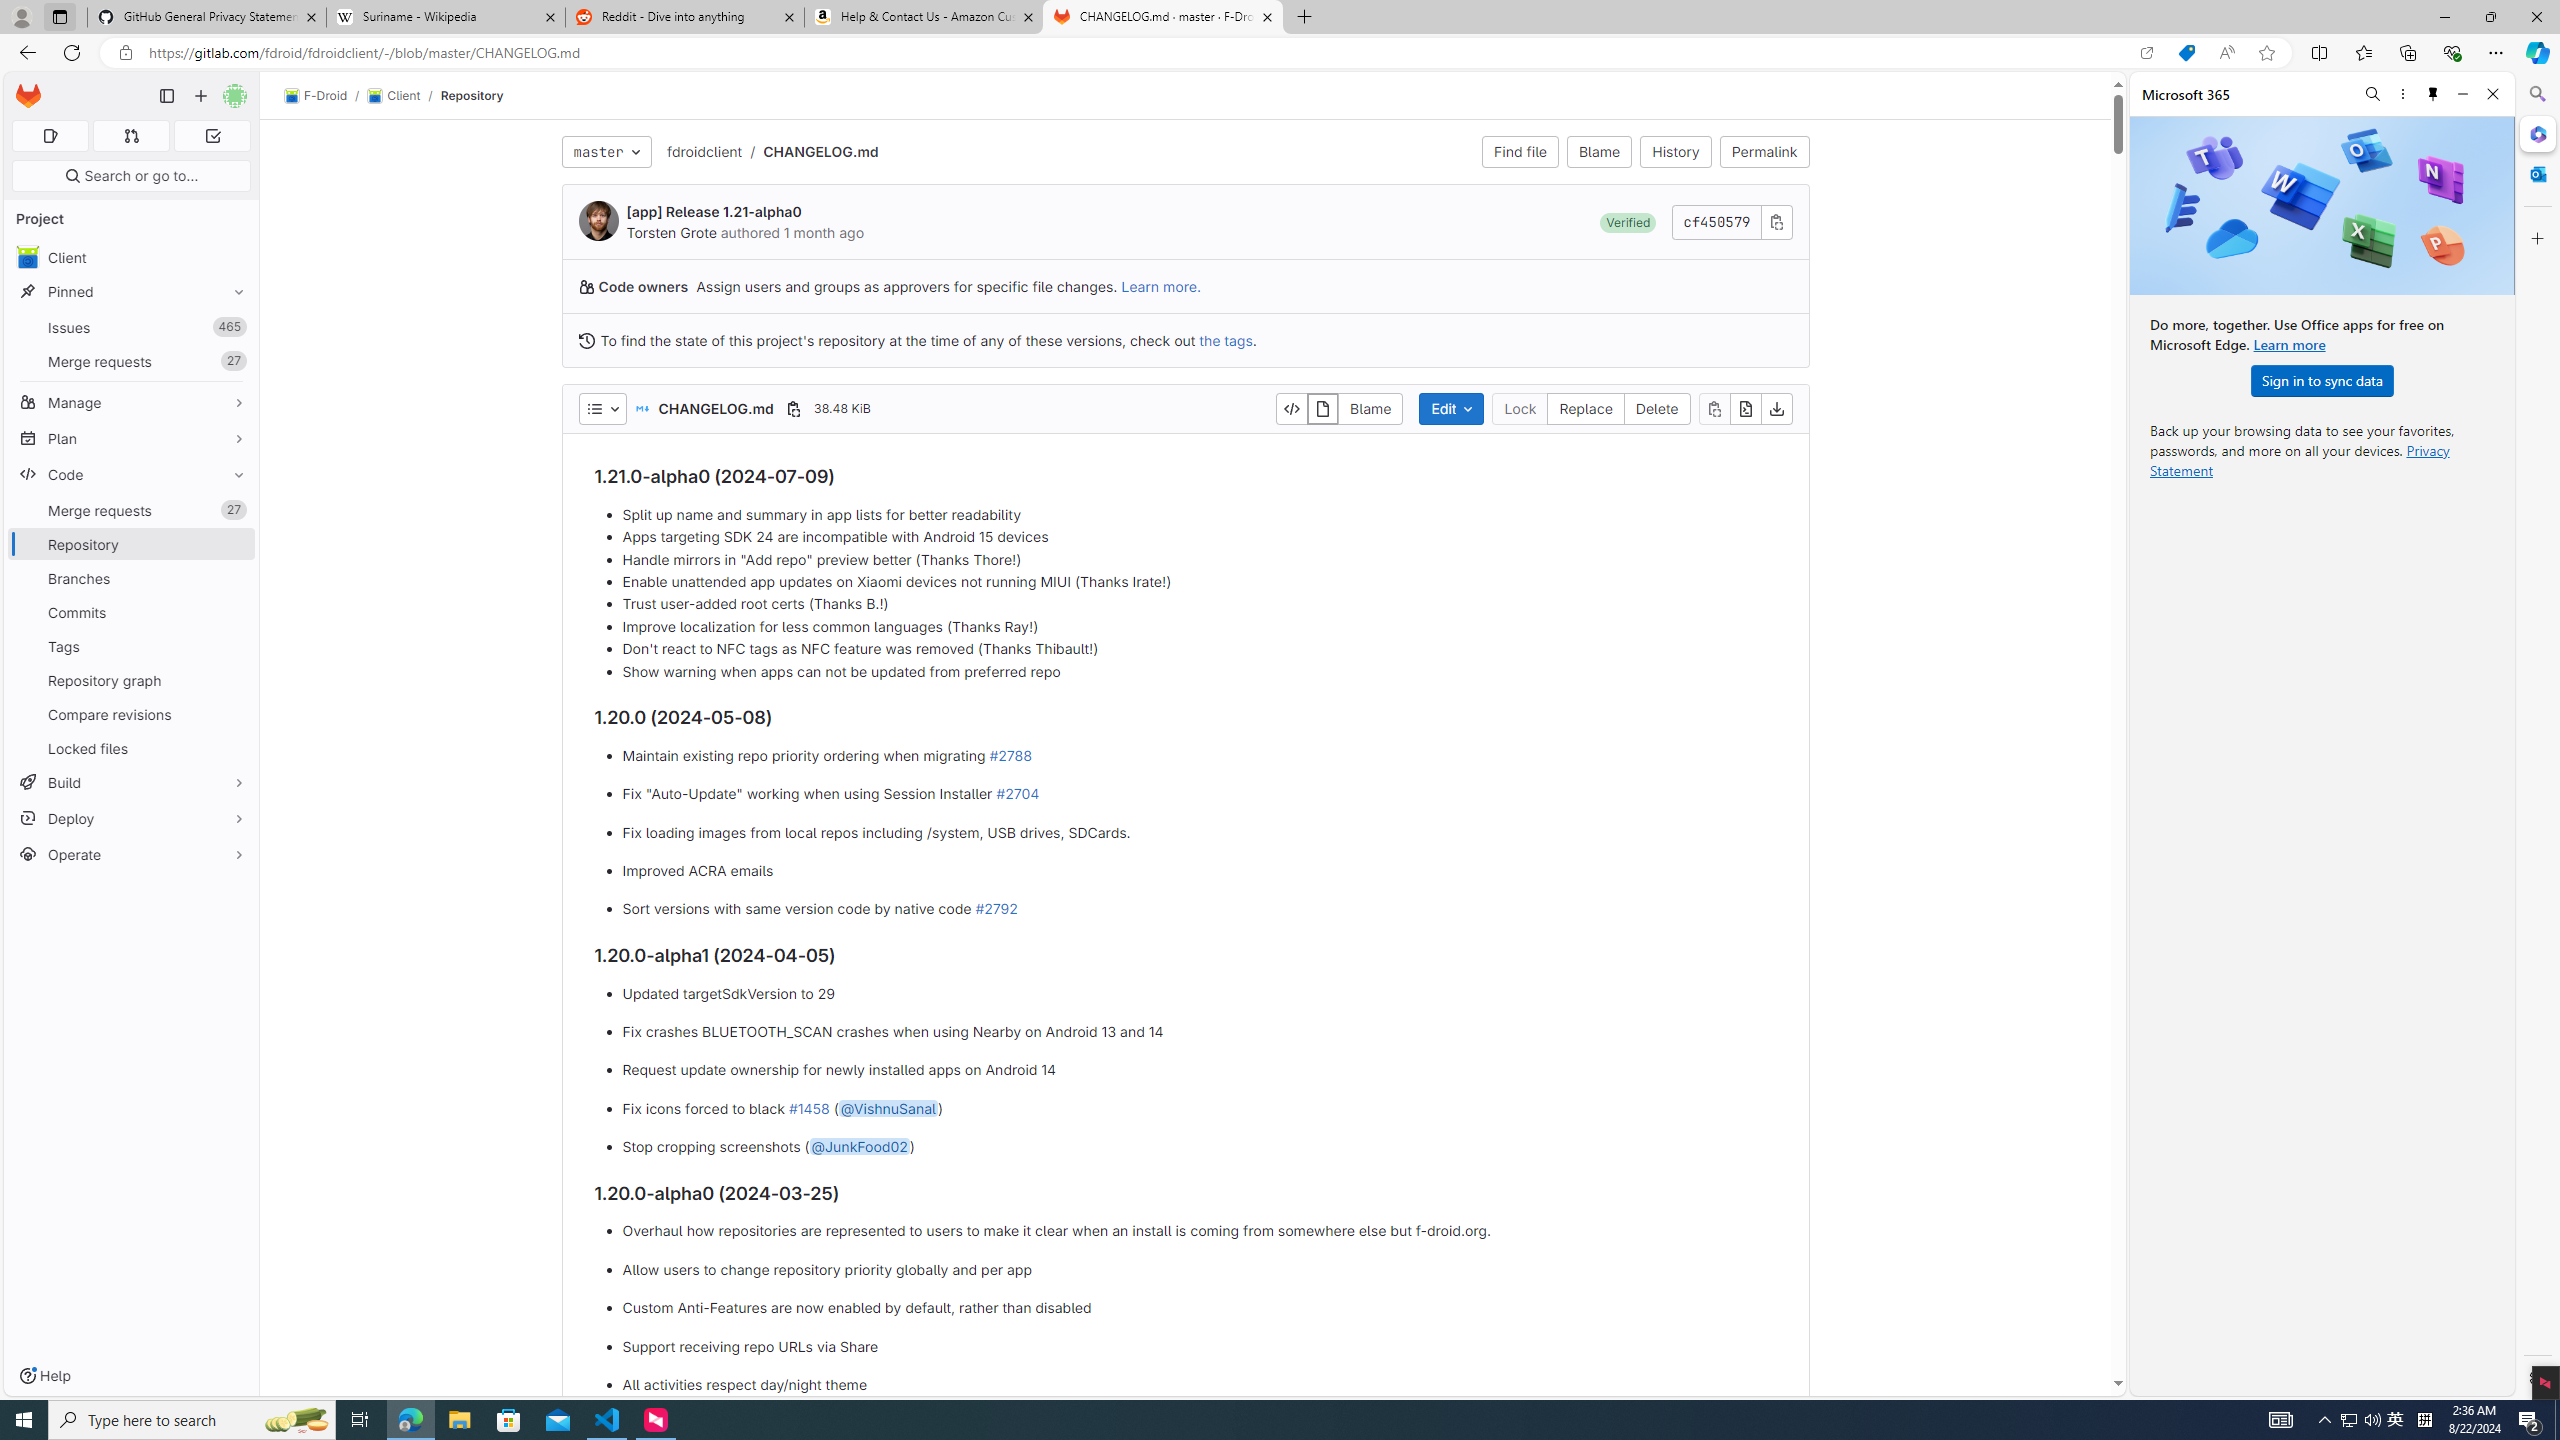 The width and height of the screenshot is (2560, 1440). I want to click on 'Client/', so click(403, 95).